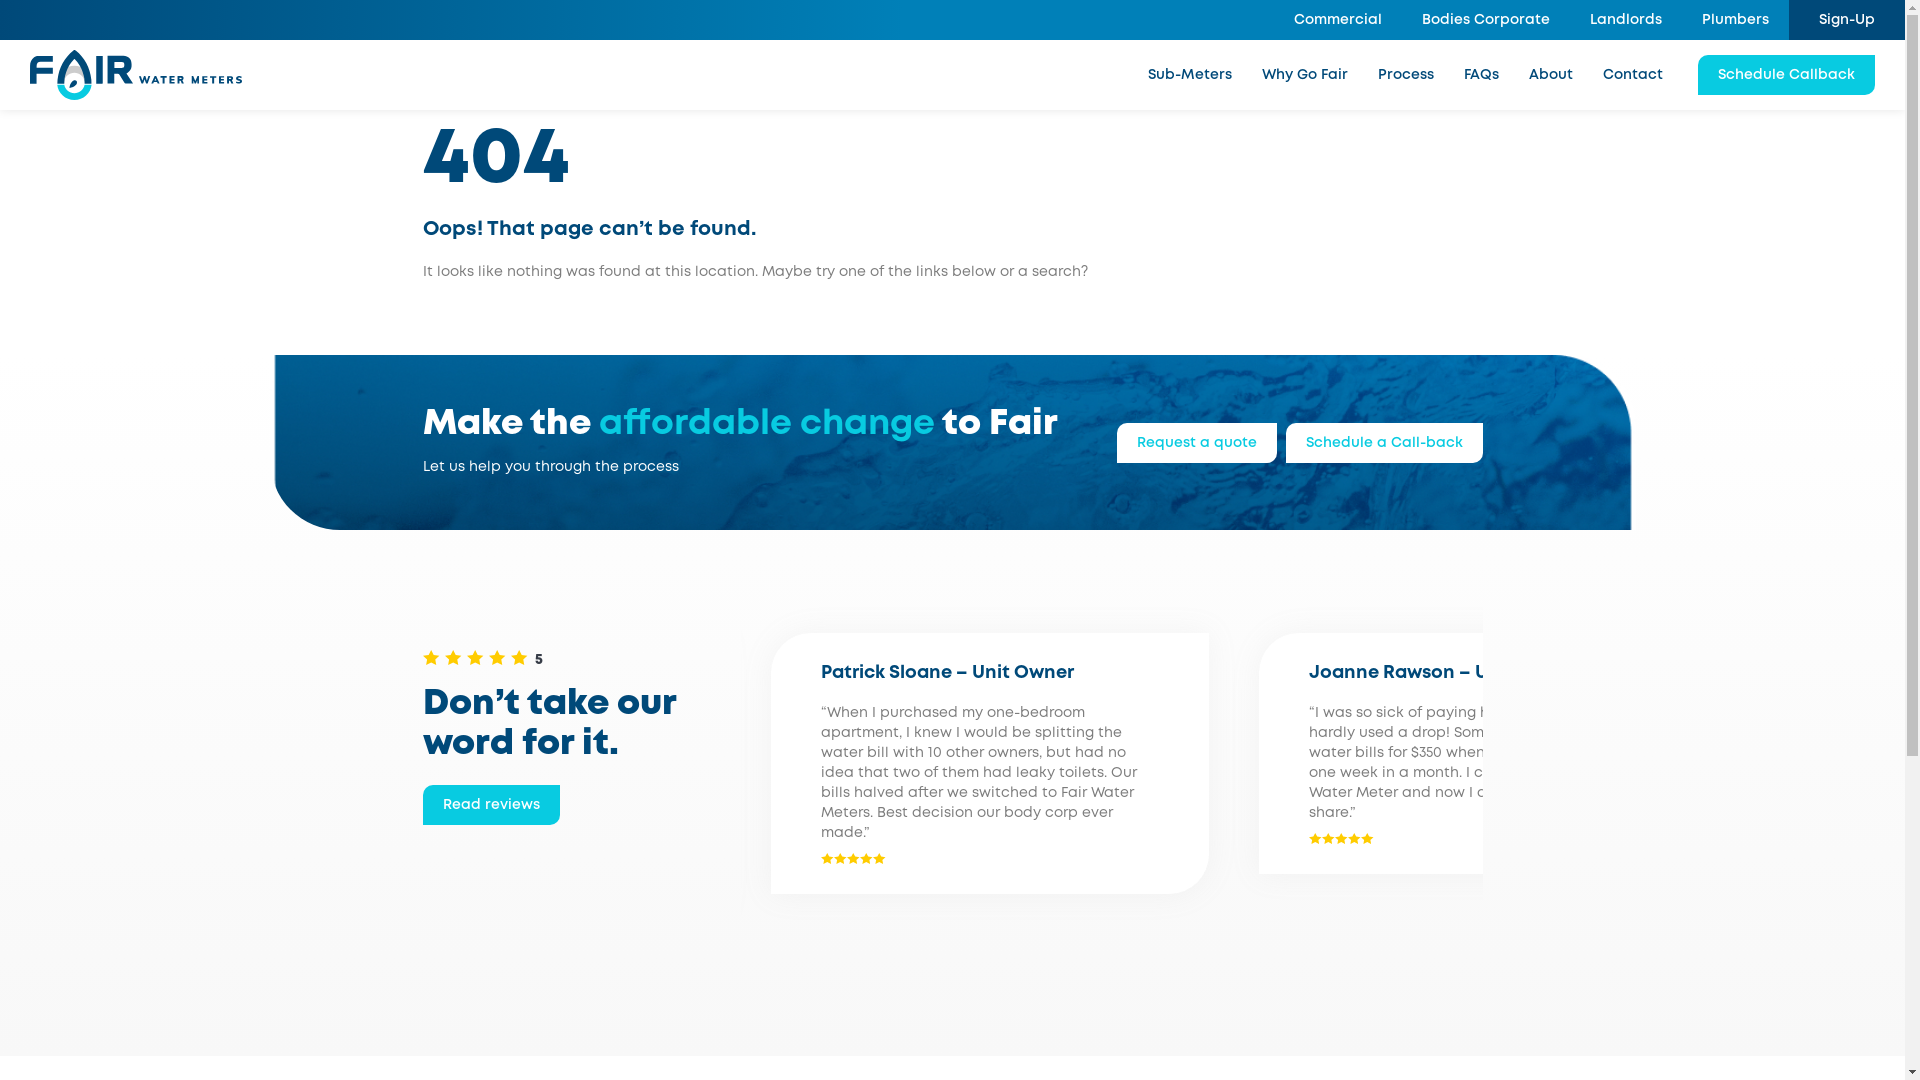  Describe the element at coordinates (1190, 73) in the screenshot. I see `'Sub-Meters'` at that location.